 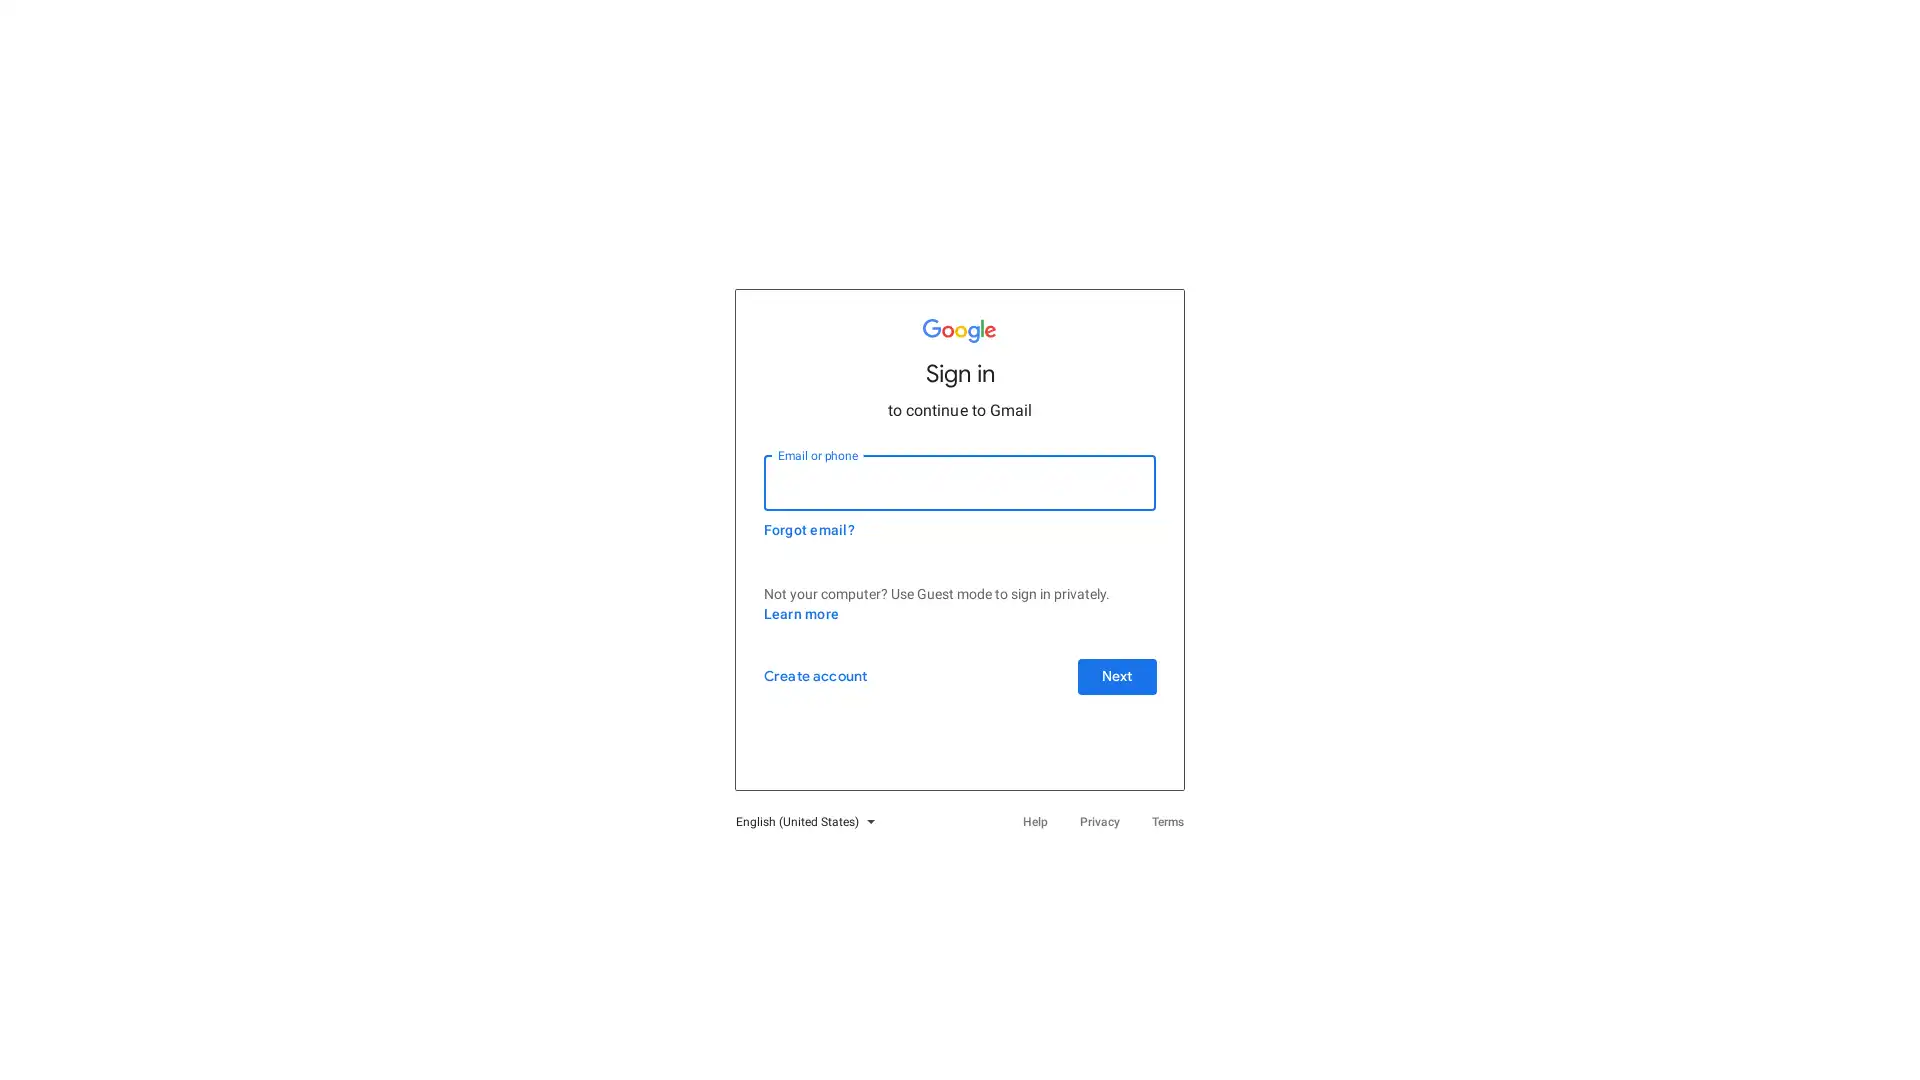 I want to click on Next, so click(x=1103, y=693).